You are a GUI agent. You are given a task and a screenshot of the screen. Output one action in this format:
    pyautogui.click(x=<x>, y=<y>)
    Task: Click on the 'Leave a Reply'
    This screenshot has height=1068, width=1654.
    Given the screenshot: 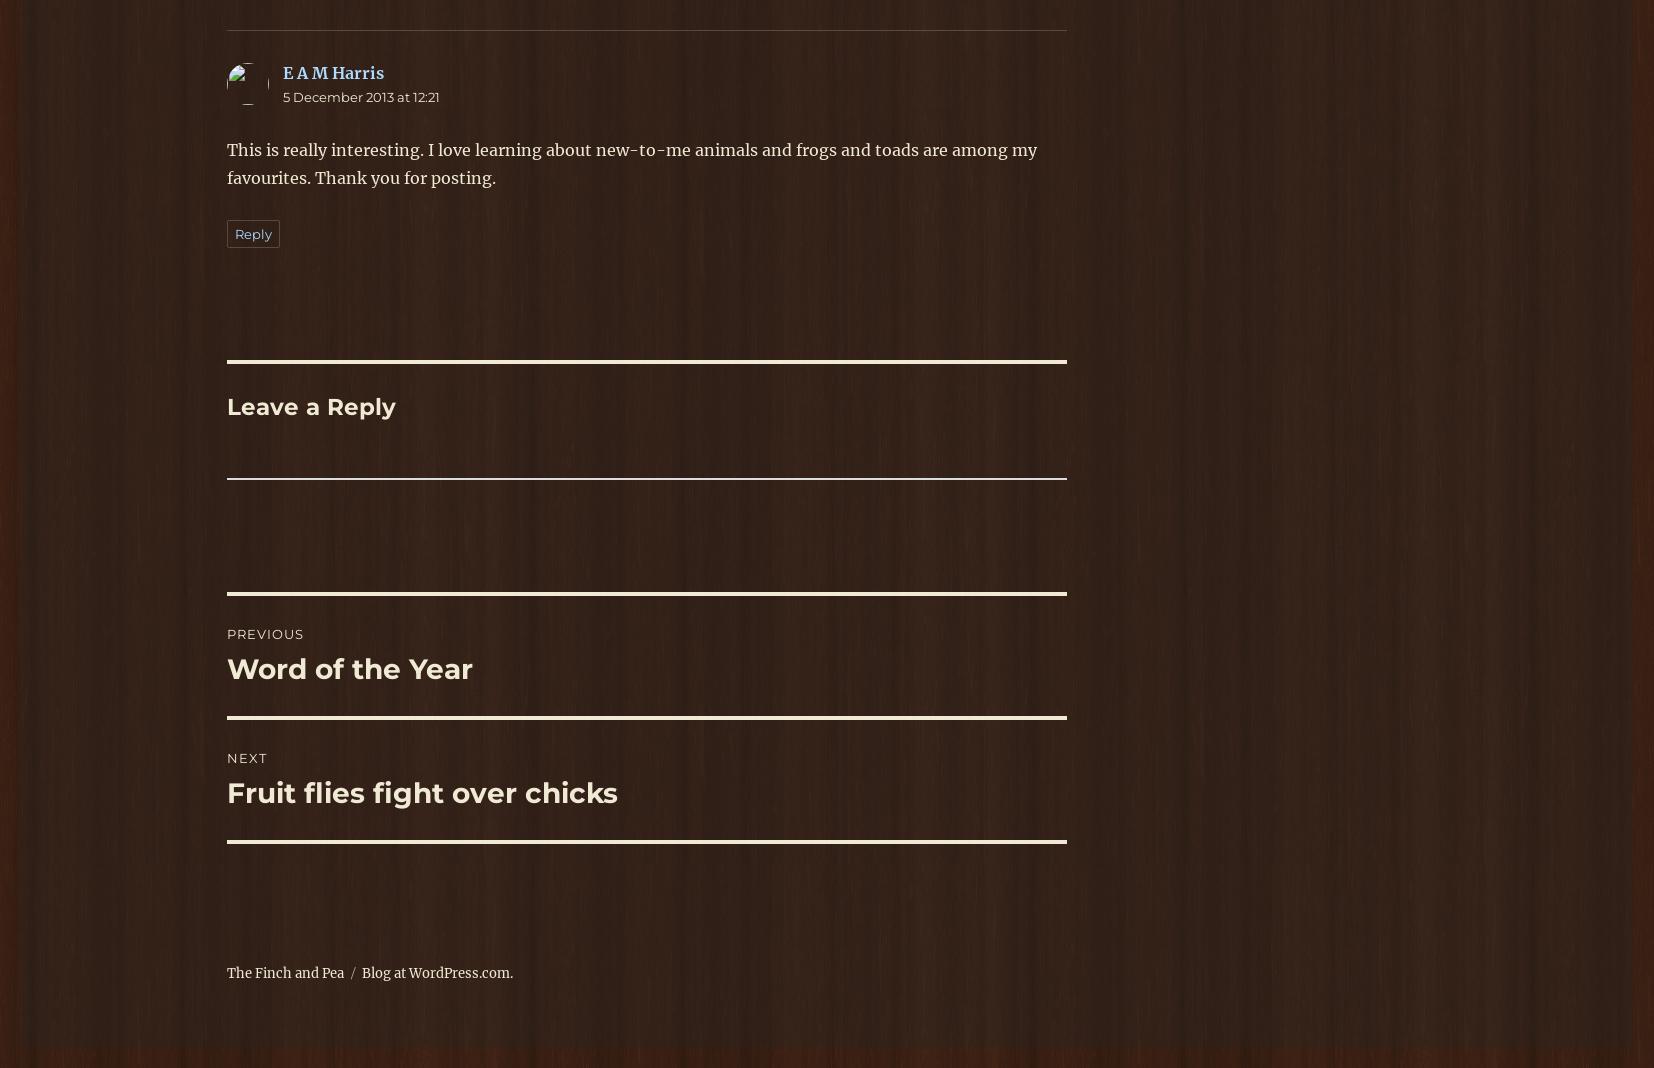 What is the action you would take?
    pyautogui.click(x=310, y=407)
    